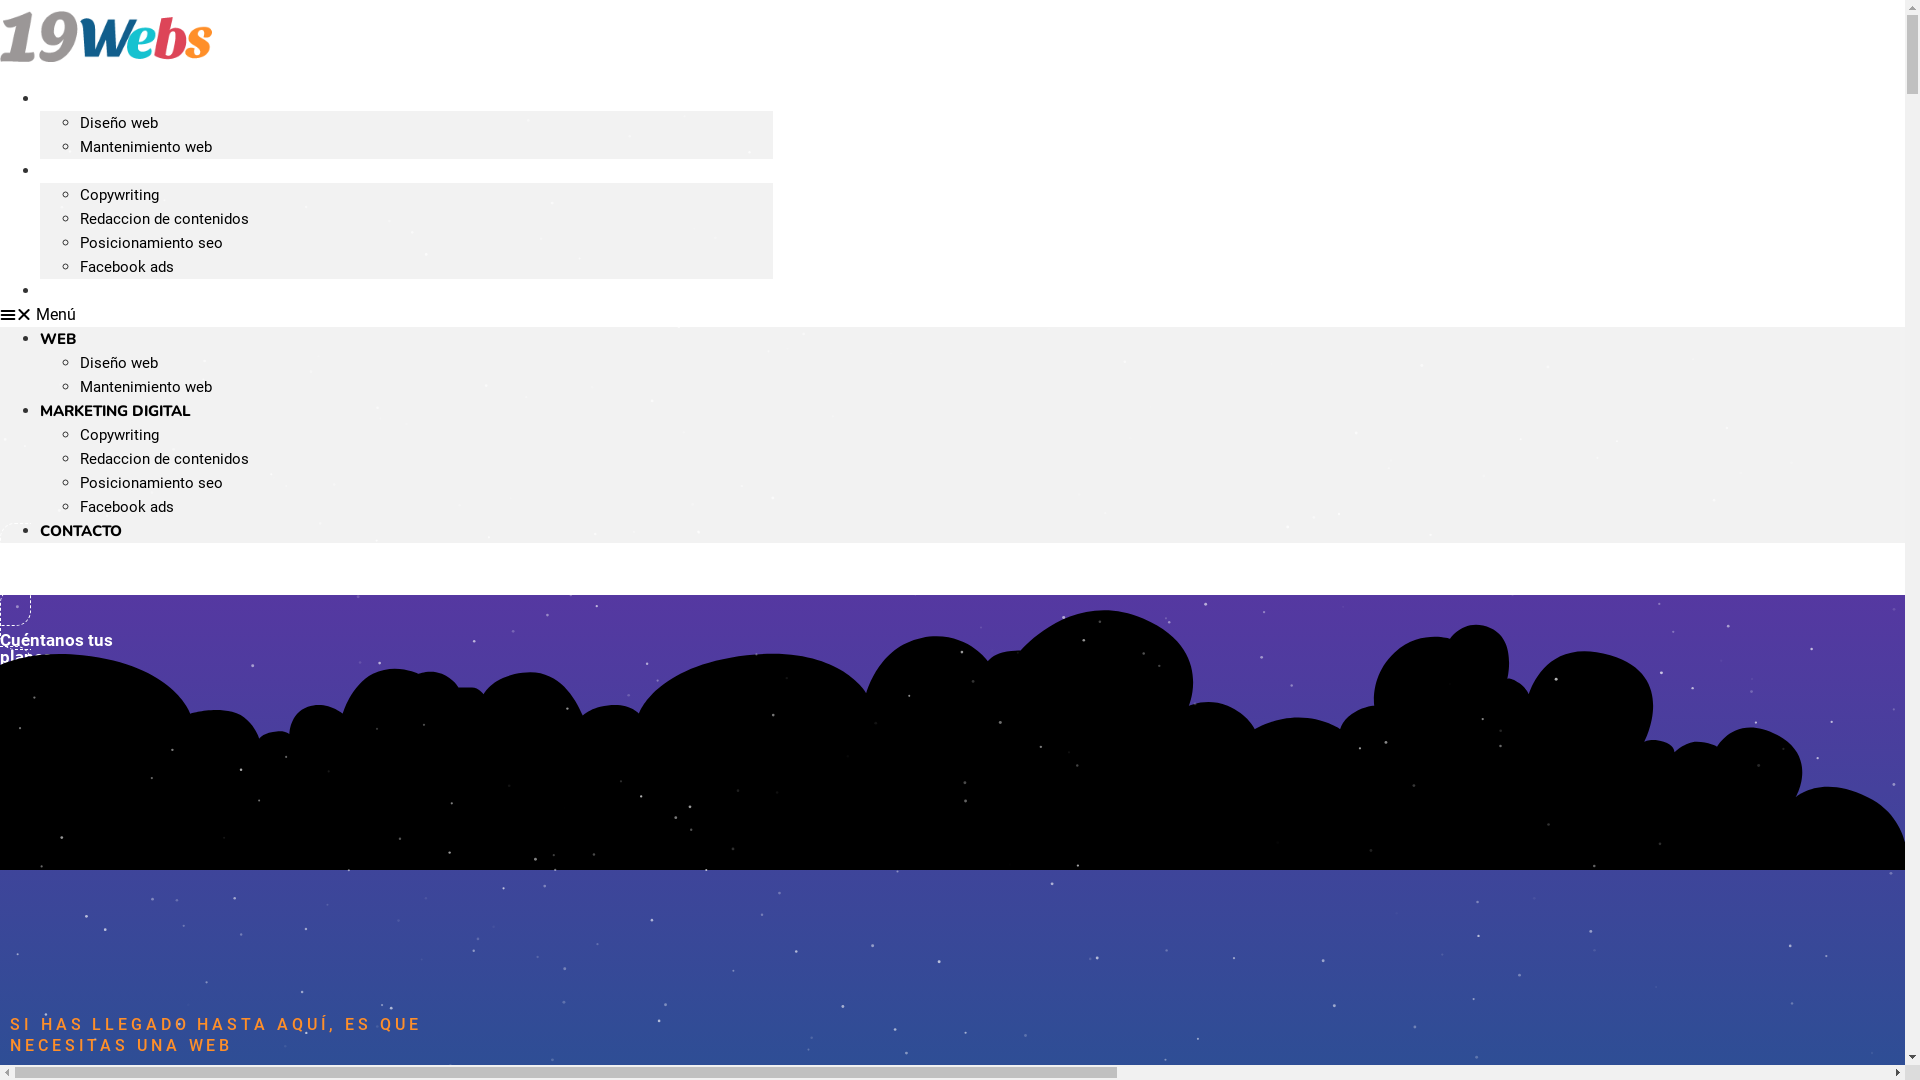 This screenshot has width=1920, height=1080. Describe the element at coordinates (125, 505) in the screenshot. I see `'Facebook ads'` at that location.